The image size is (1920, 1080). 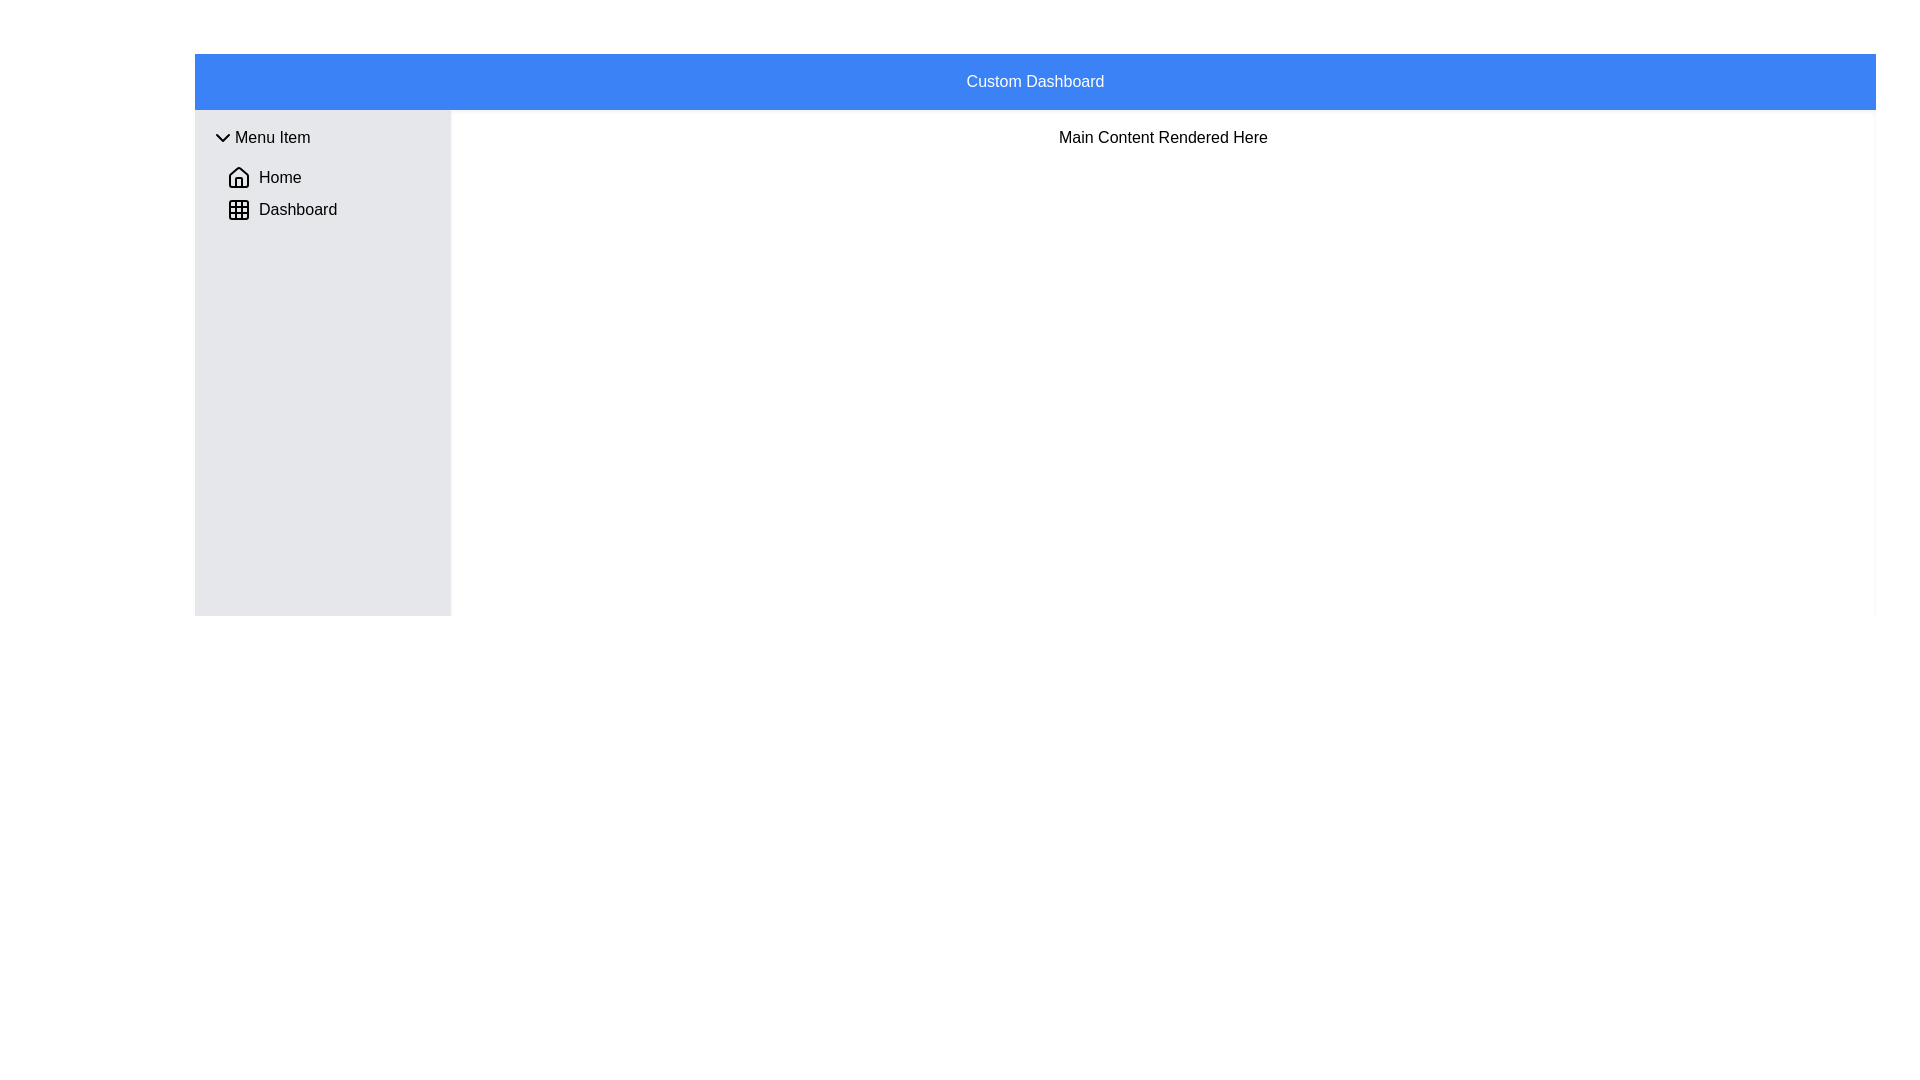 I want to click on the outermost part of the house icon located in the sidebar under the 'Menu Item' title, to the left of the text 'Home', so click(x=239, y=176).